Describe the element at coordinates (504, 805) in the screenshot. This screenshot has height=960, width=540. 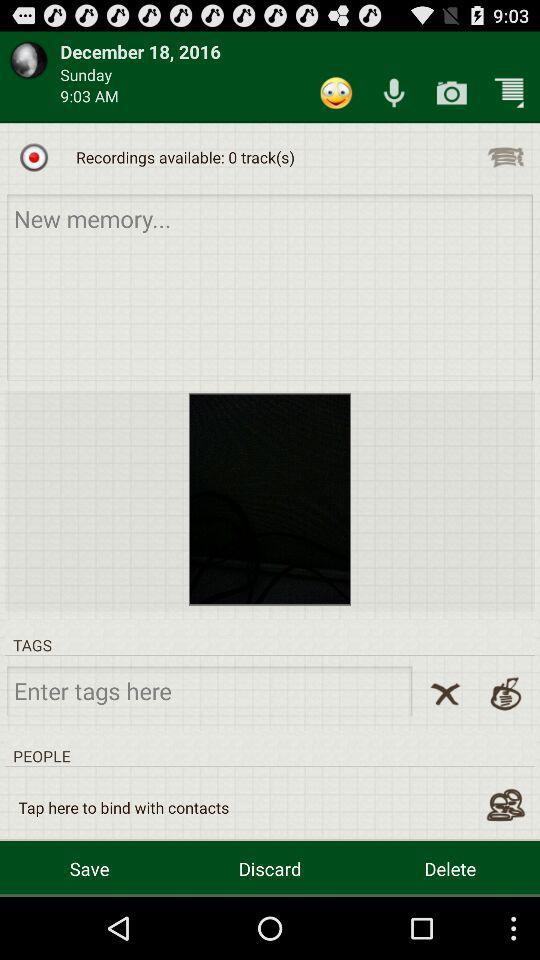
I see `tap to bind contacts` at that location.